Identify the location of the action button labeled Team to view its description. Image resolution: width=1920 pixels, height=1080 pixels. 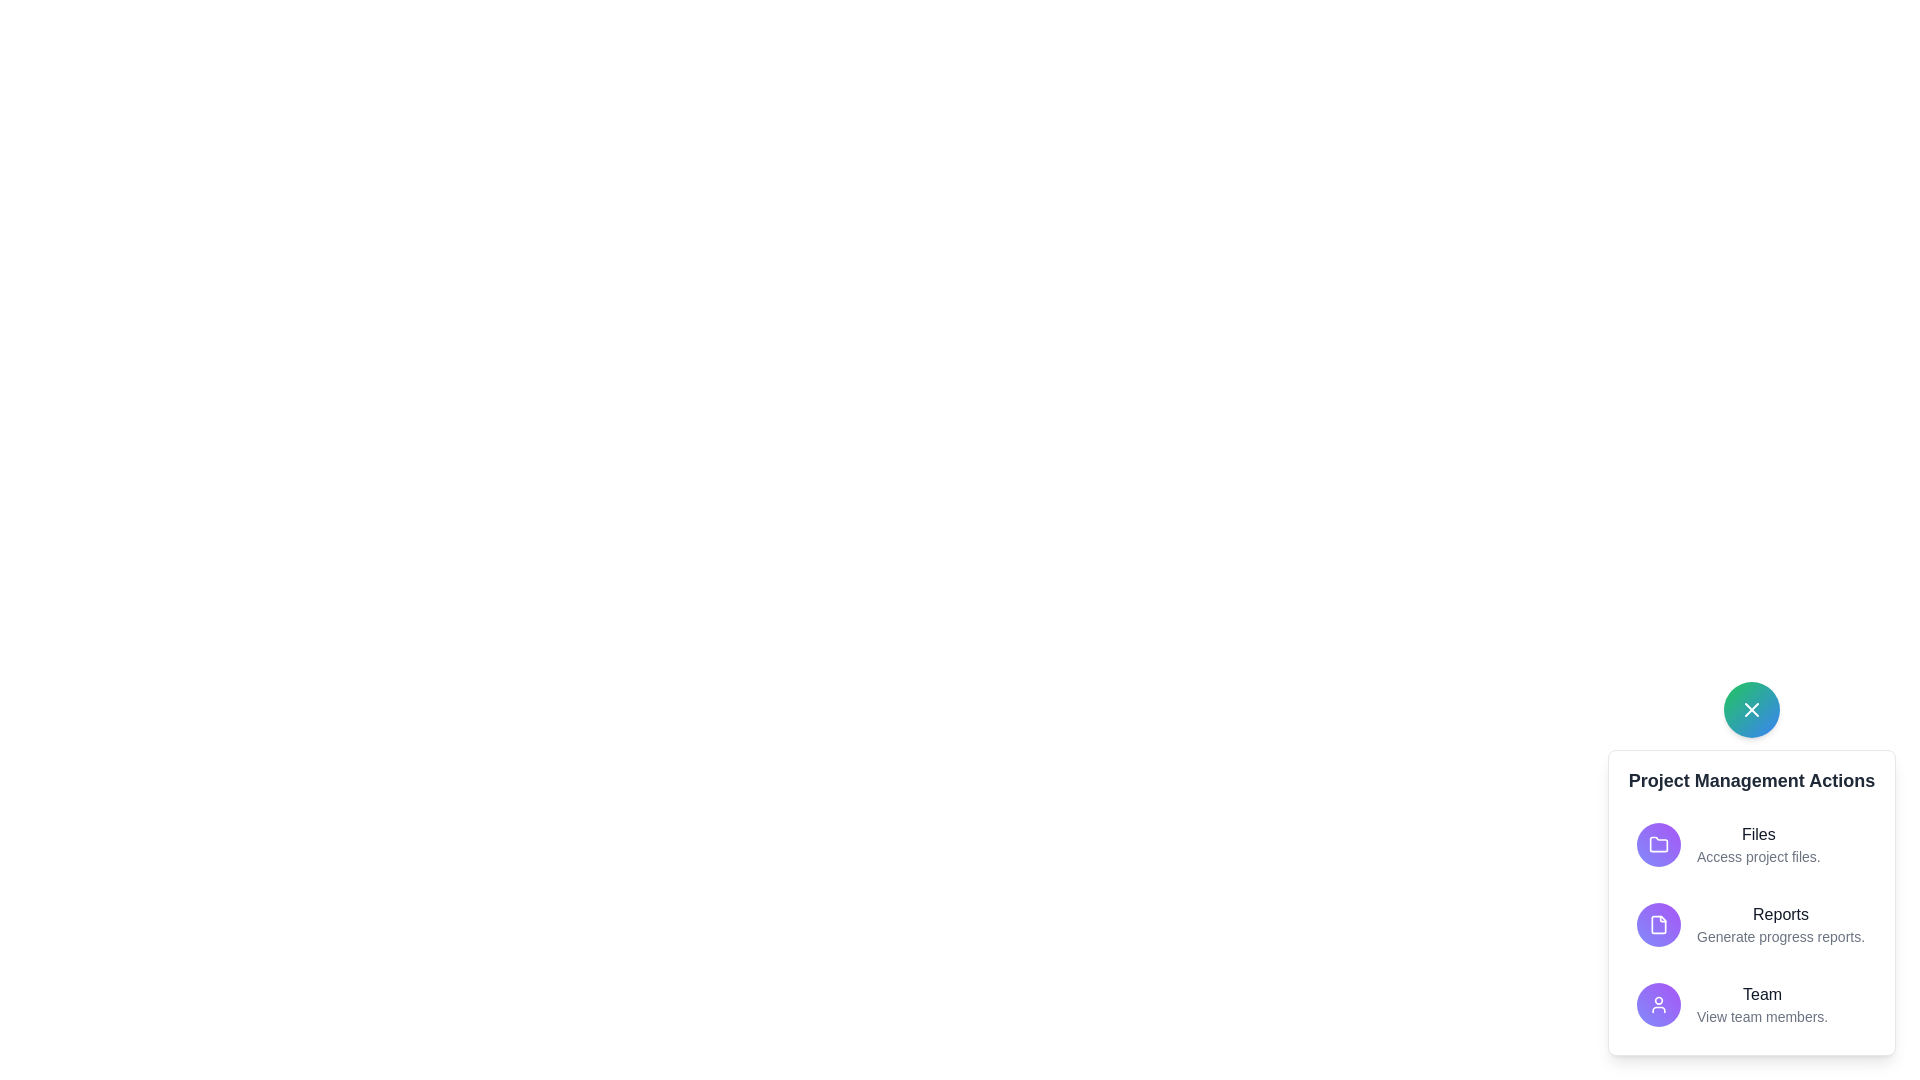
(1659, 1005).